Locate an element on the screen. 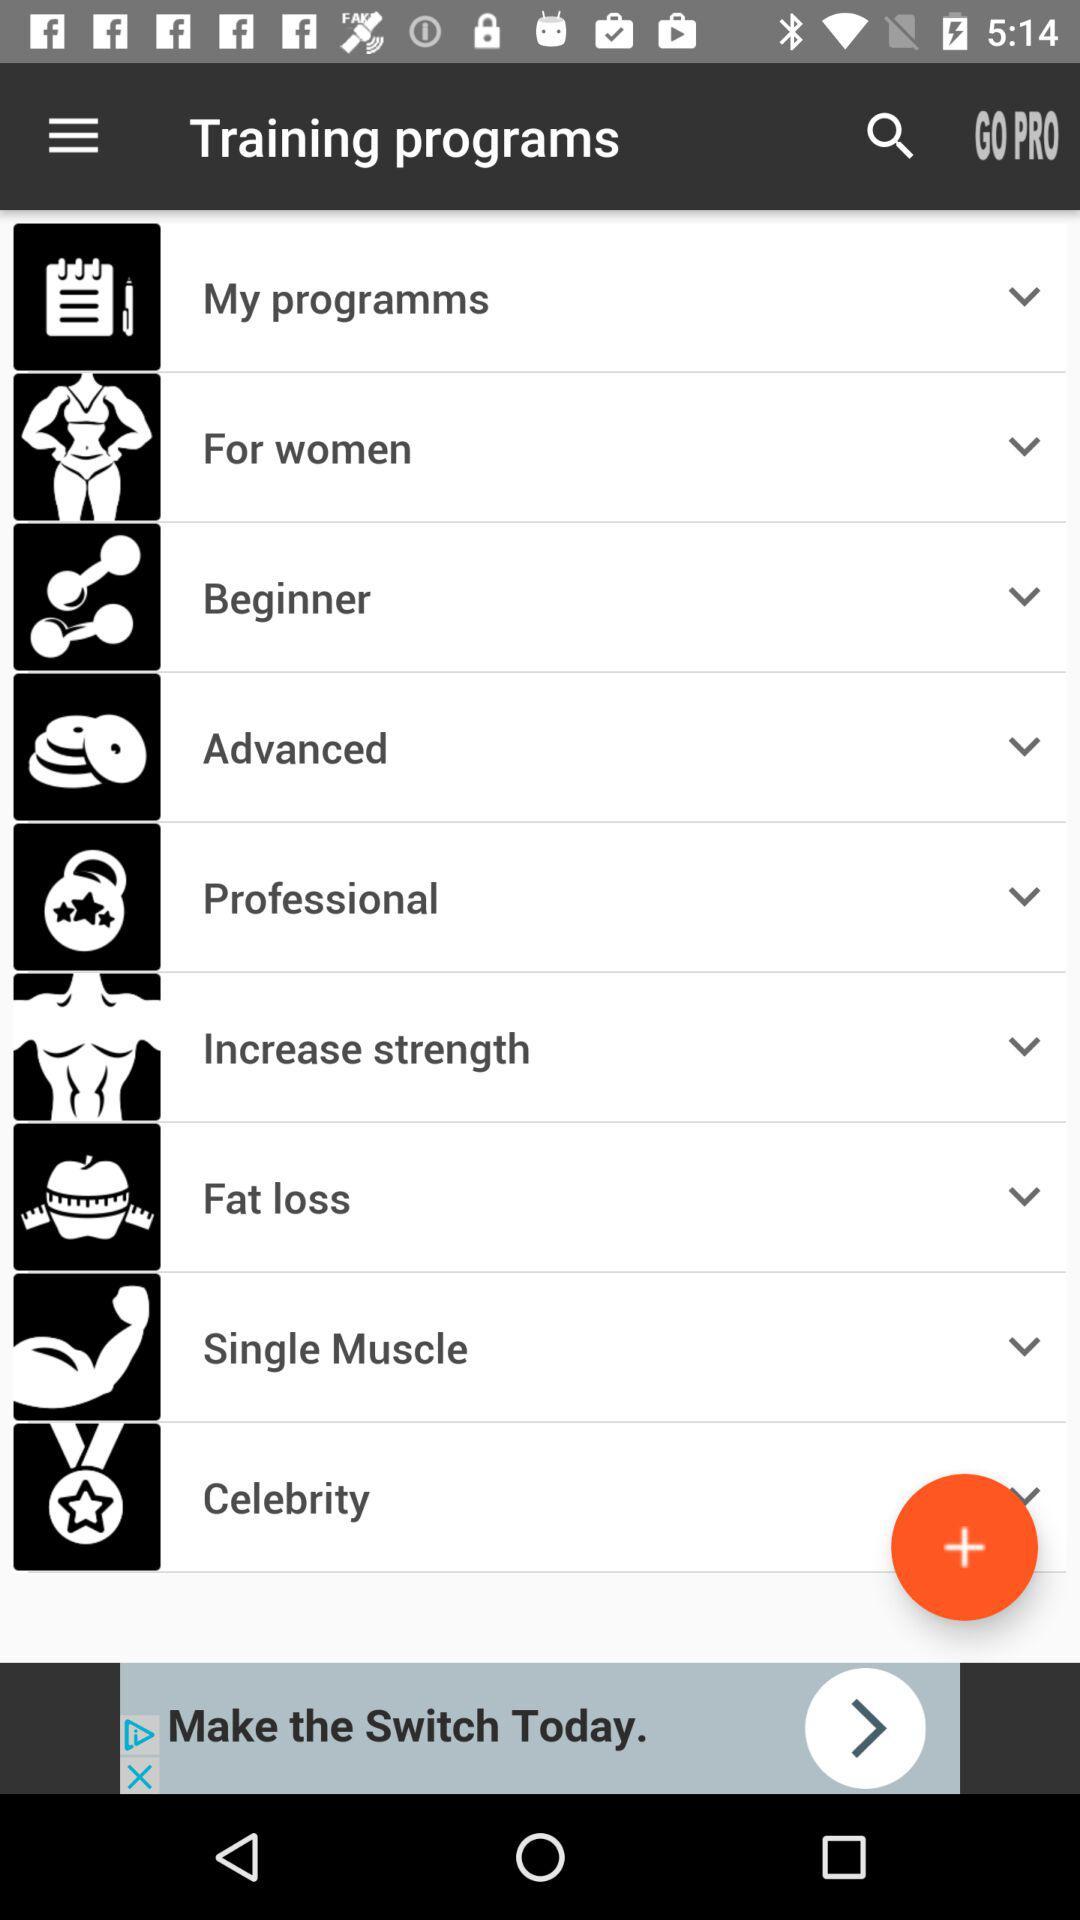 The height and width of the screenshot is (1920, 1080). more is located at coordinates (963, 1546).